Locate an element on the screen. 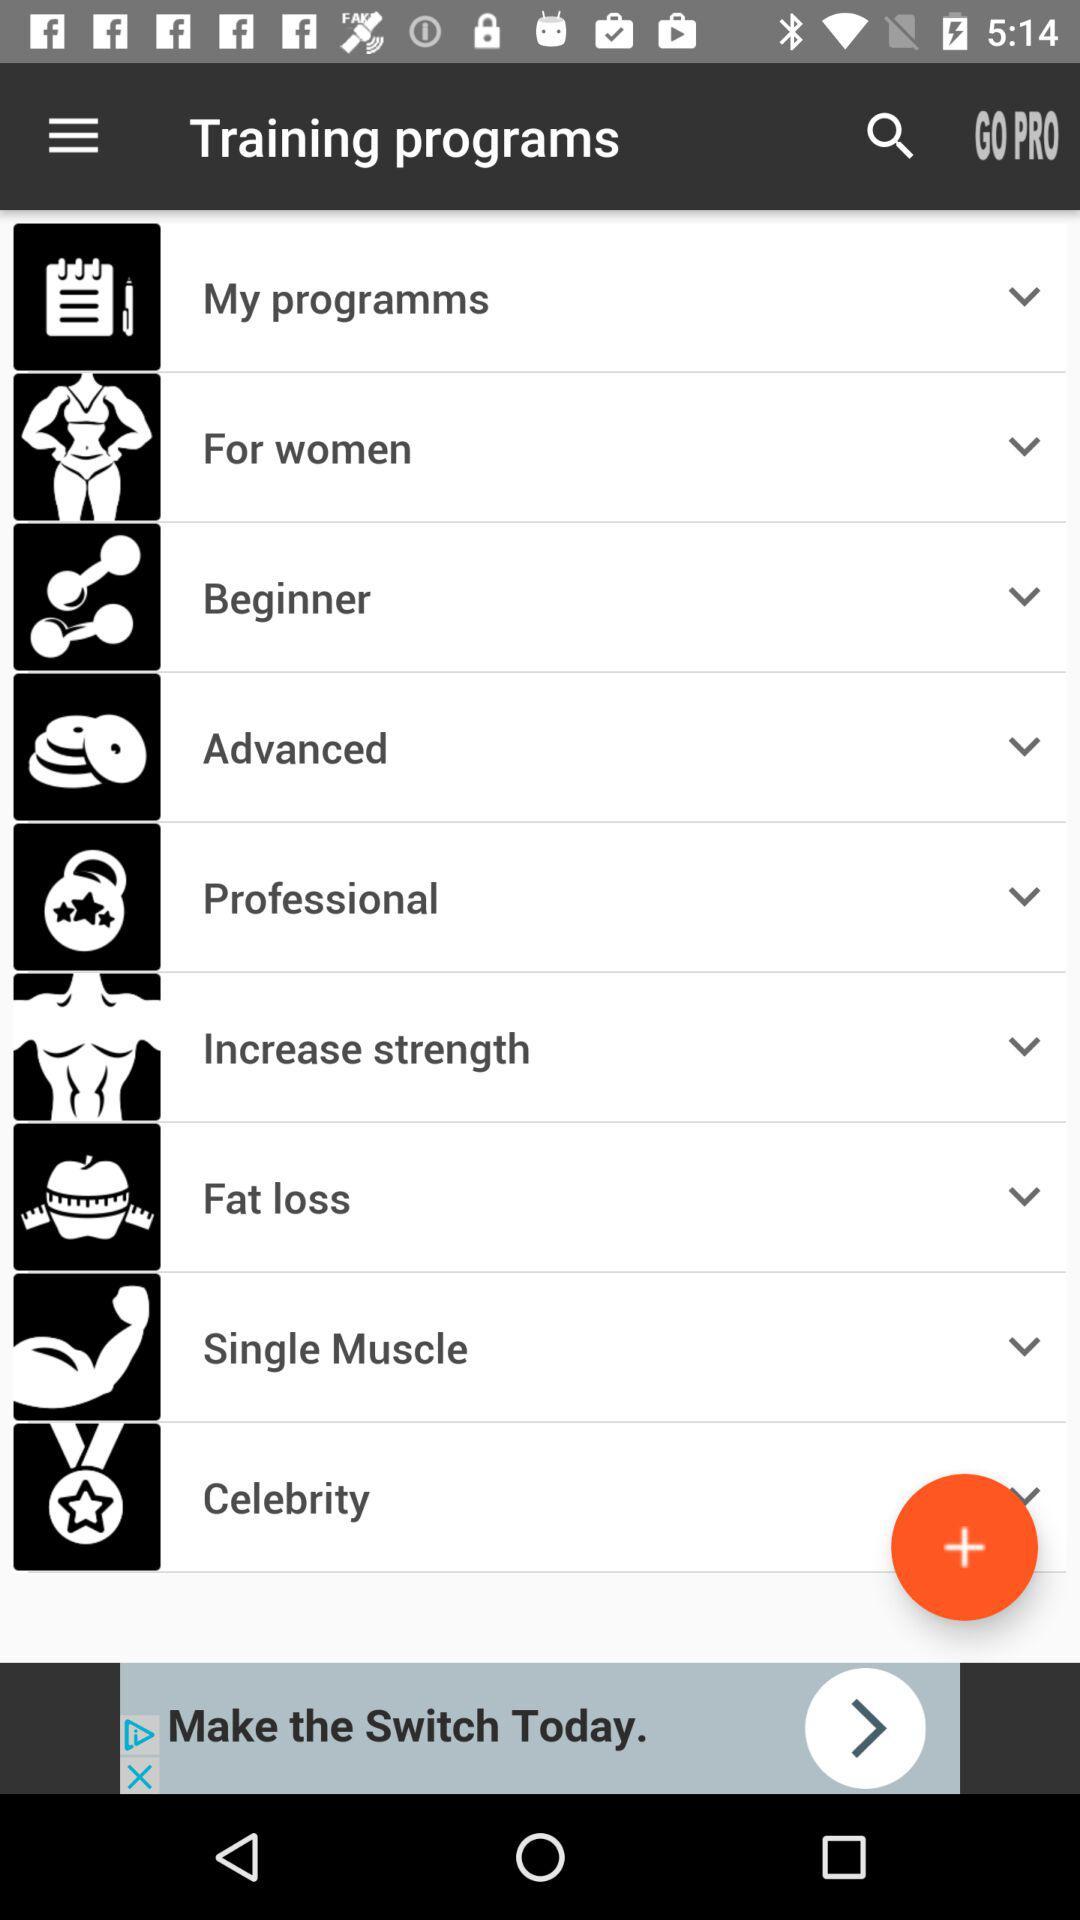 The height and width of the screenshot is (1920, 1080). more is located at coordinates (963, 1546).